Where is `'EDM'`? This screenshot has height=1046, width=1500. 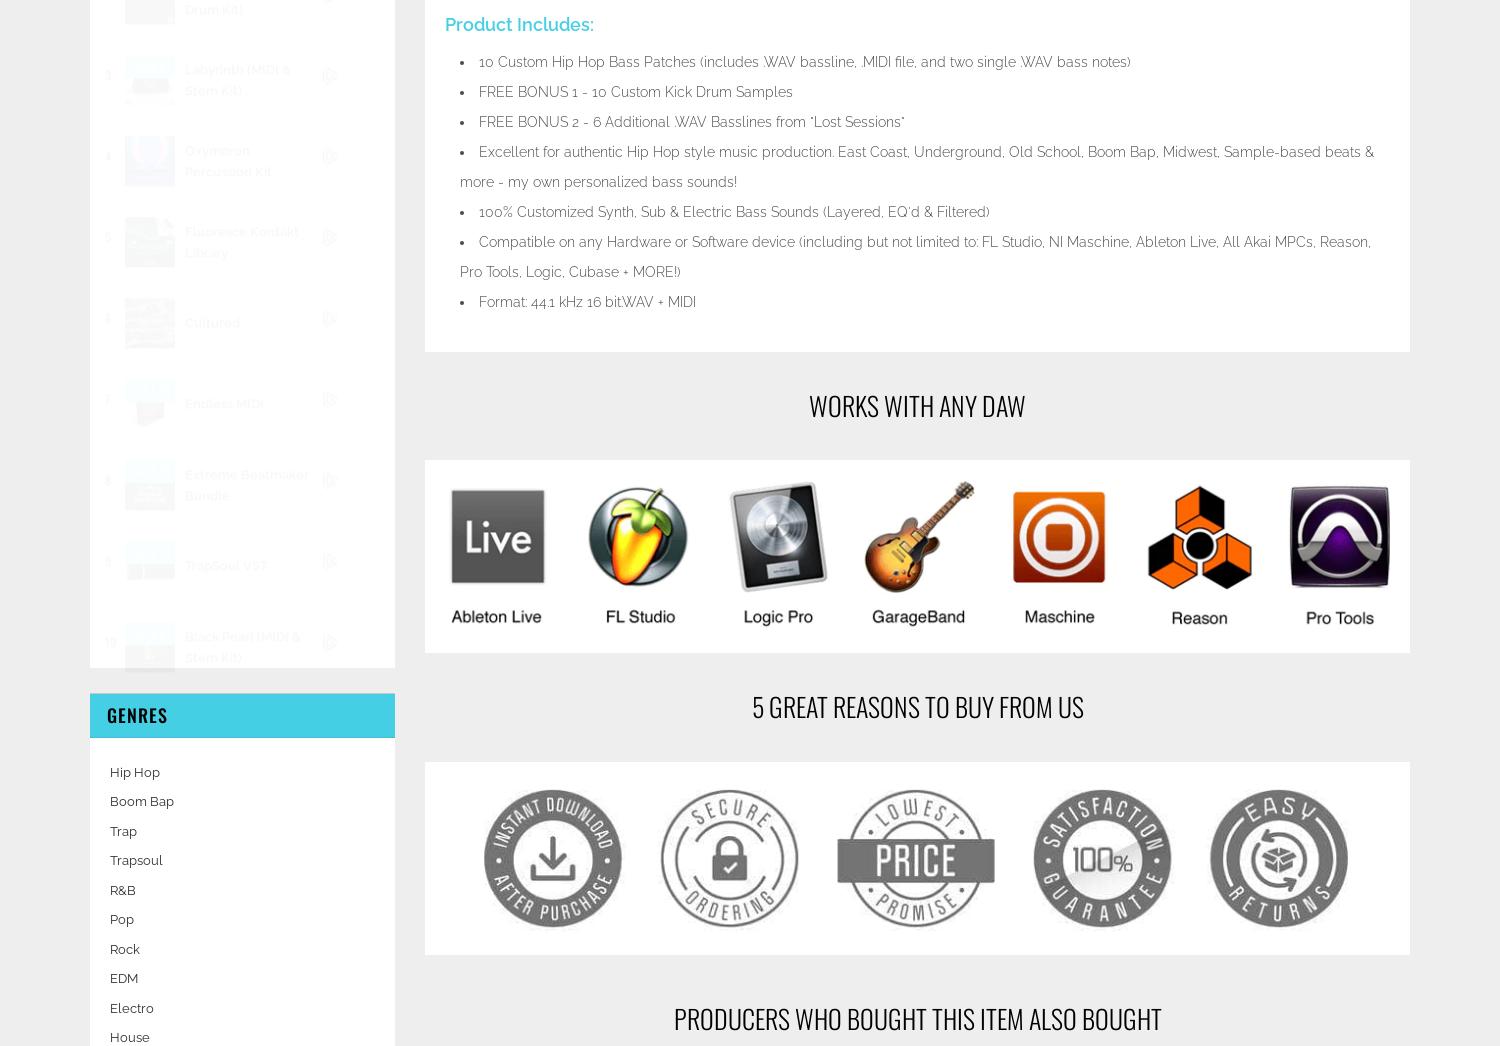
'EDM' is located at coordinates (108, 977).